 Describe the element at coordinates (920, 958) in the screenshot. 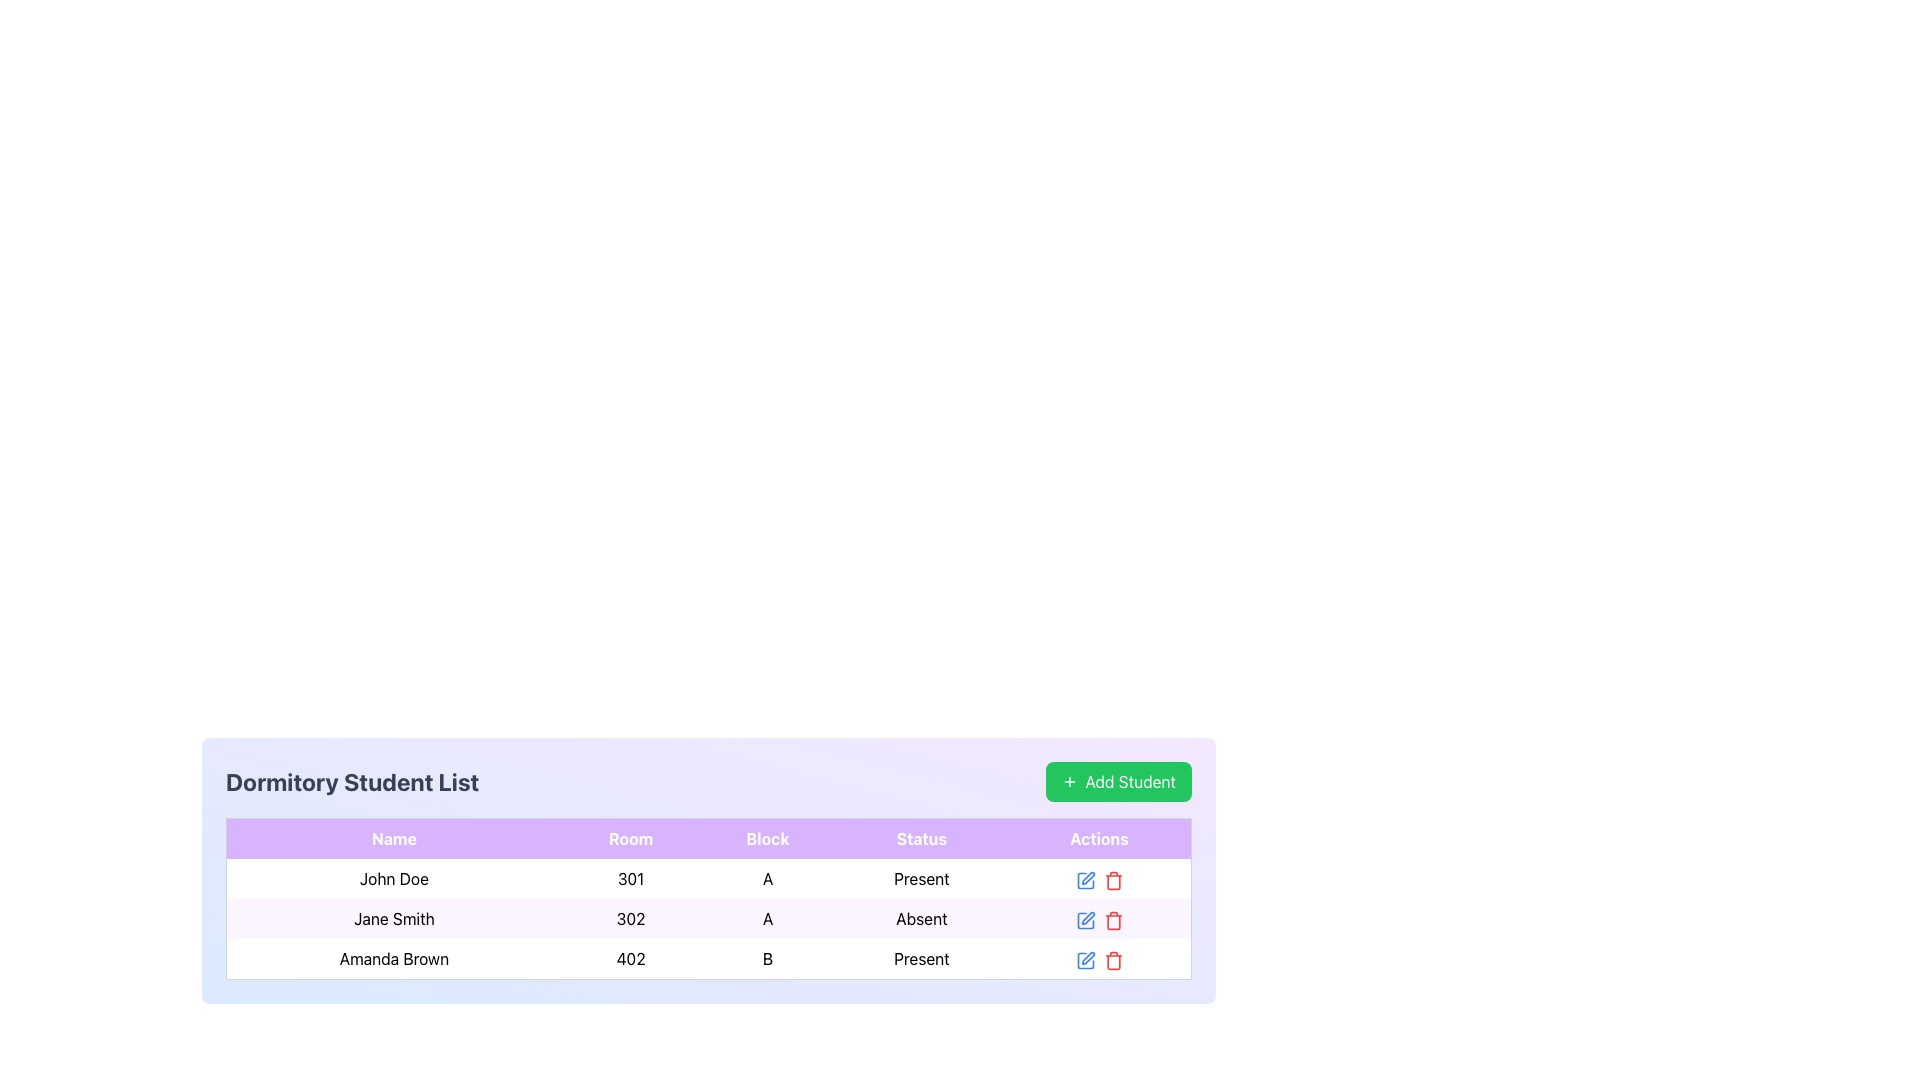

I see `the static label 'Present' in the 'Status' column for 'Amanda Brown' in the dormitory student list table` at that location.